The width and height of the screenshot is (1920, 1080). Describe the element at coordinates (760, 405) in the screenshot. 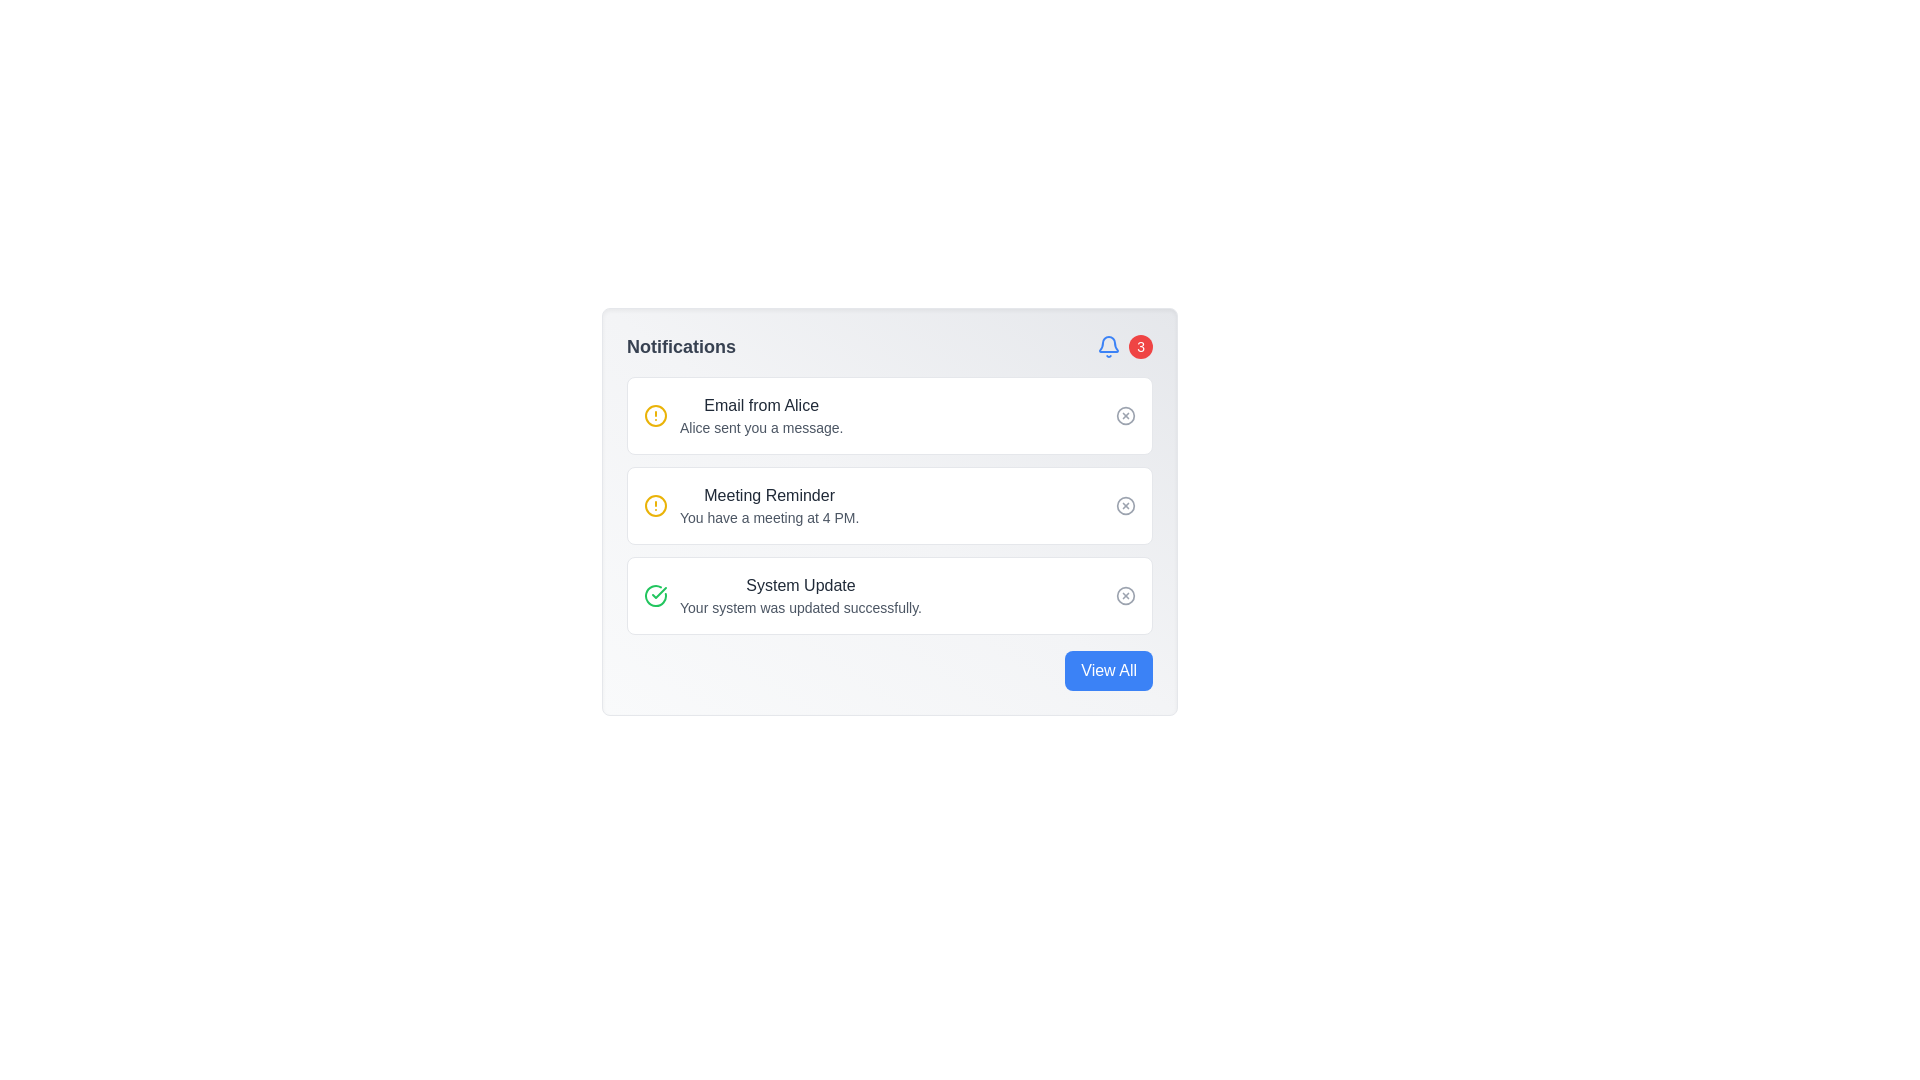

I see `title text of the notification card indicating an email from Alice, which is located in the top notification card under the 'Notifications' section` at that location.